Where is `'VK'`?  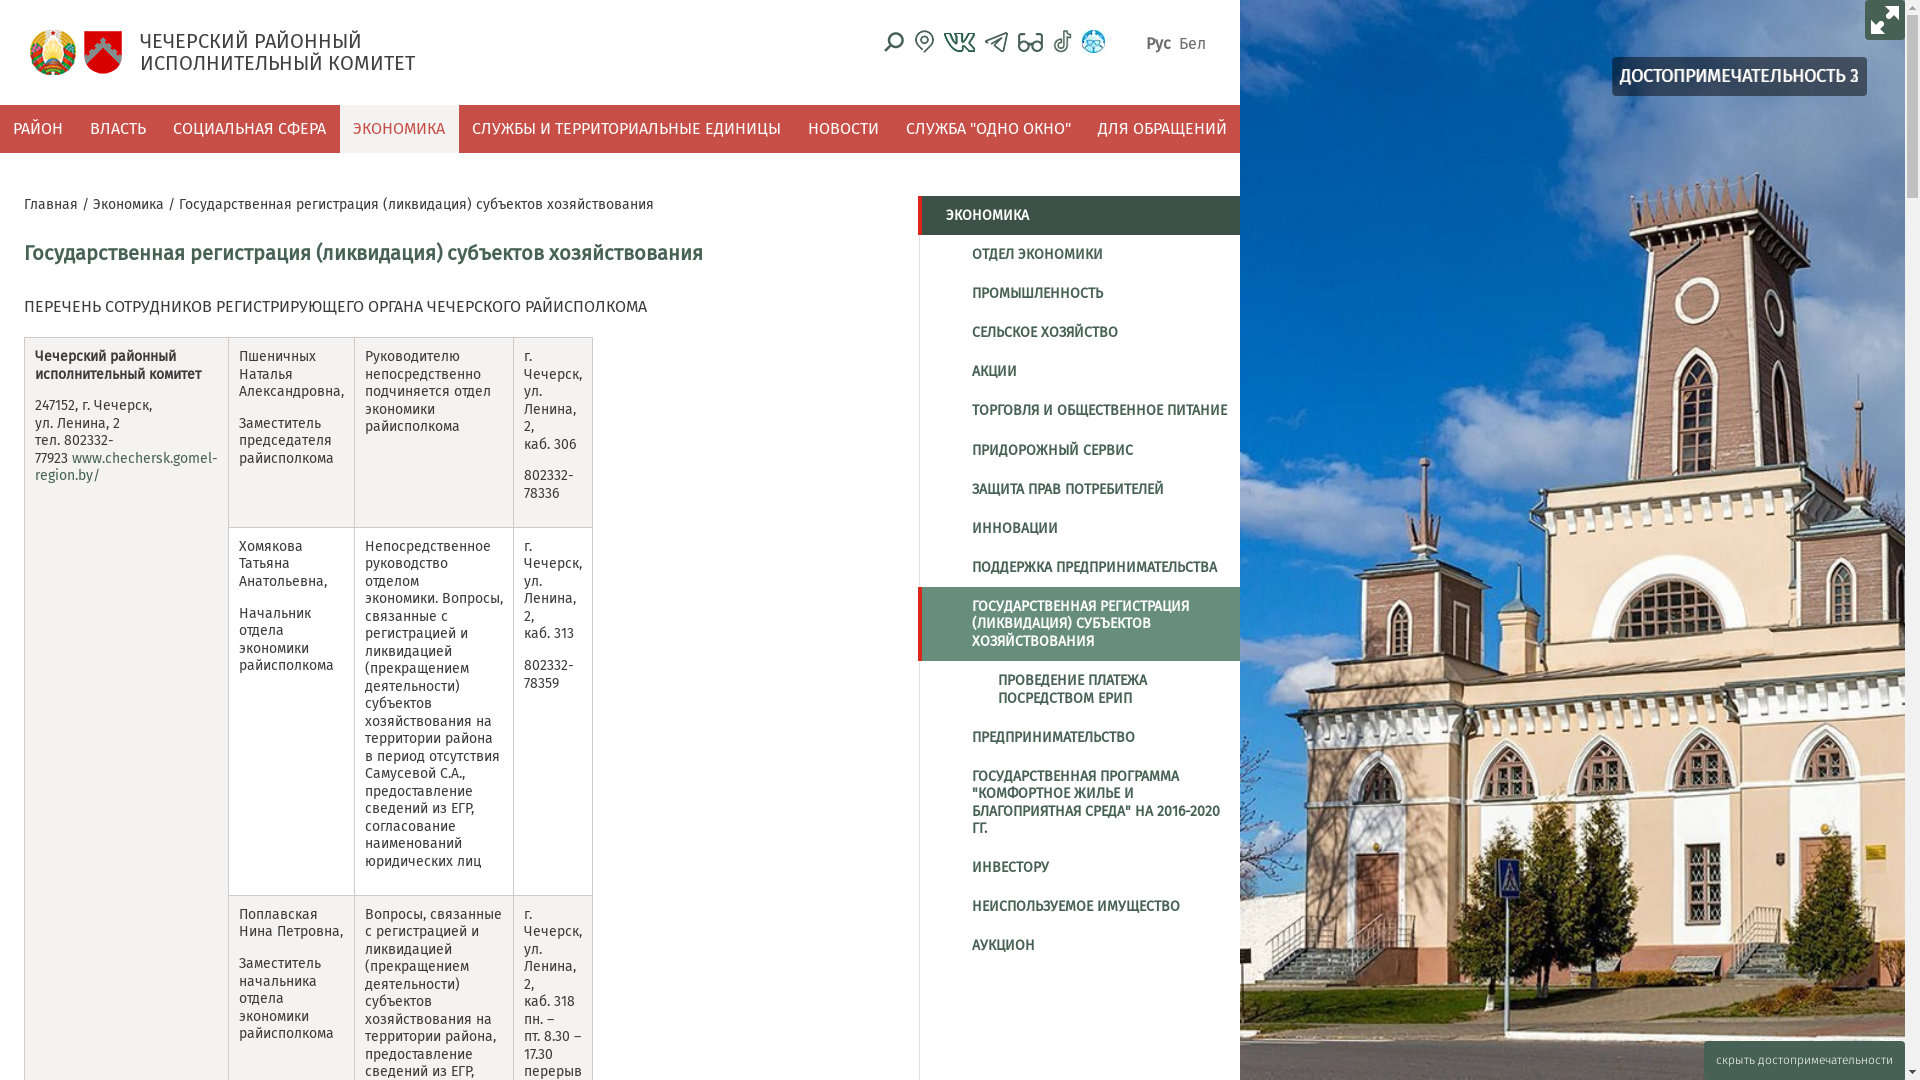
'VK' is located at coordinates (958, 41).